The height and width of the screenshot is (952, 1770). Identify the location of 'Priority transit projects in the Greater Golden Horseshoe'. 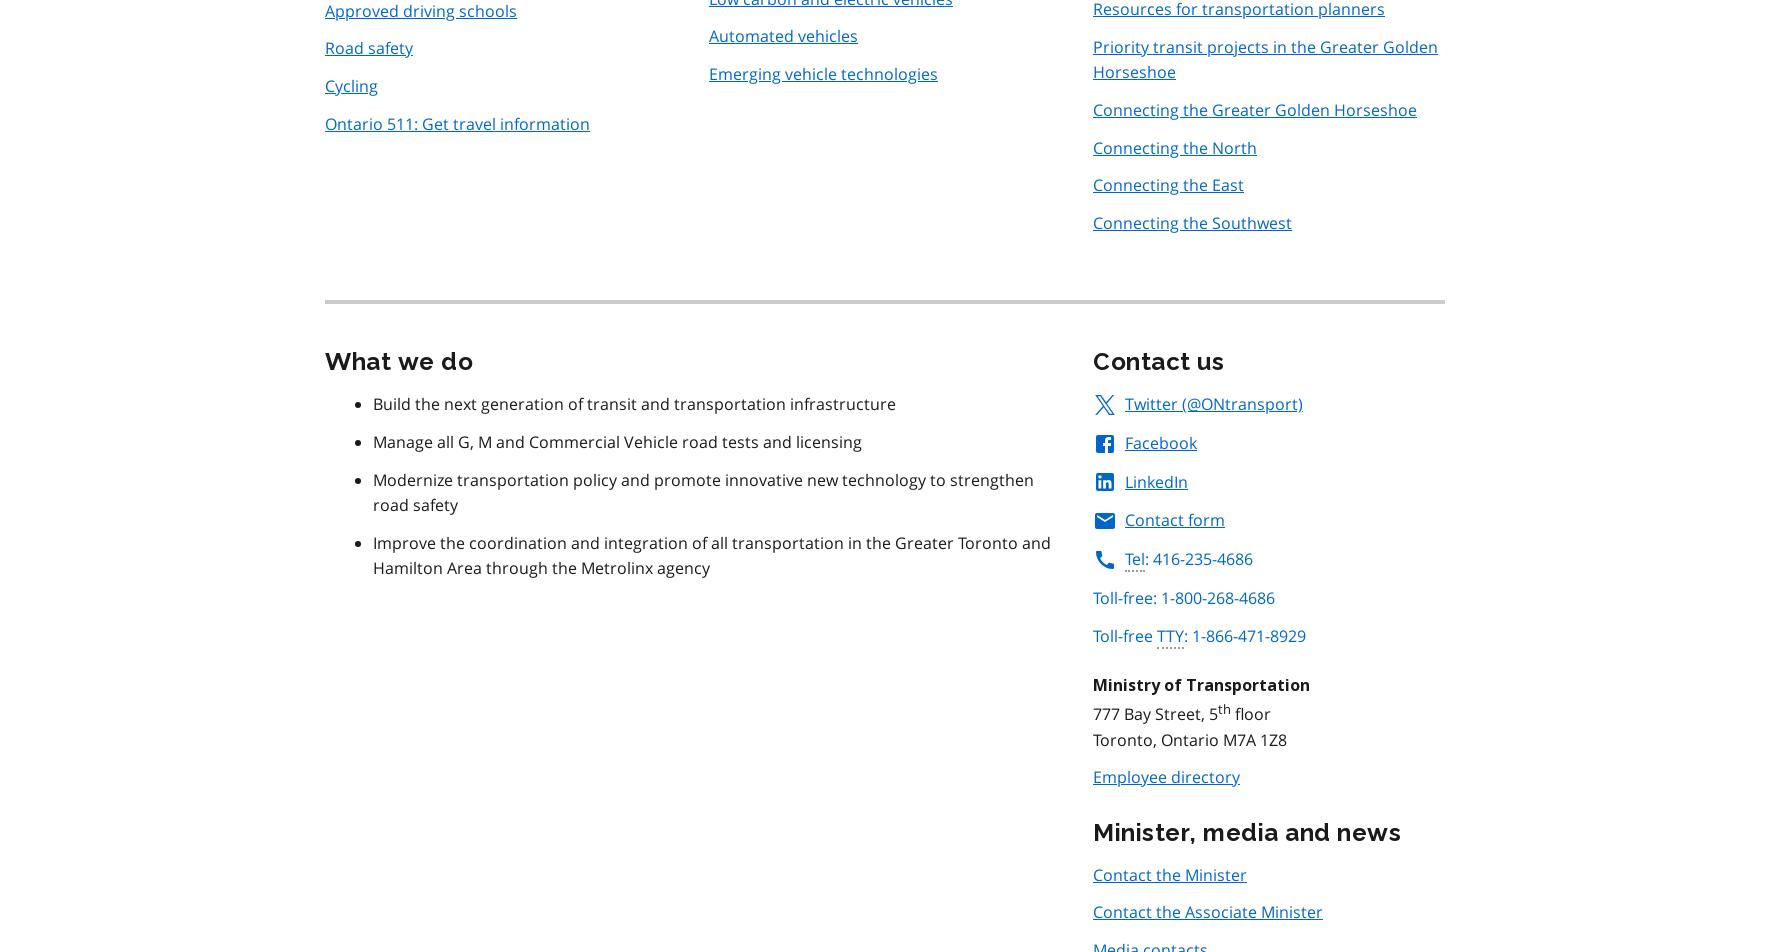
(1264, 59).